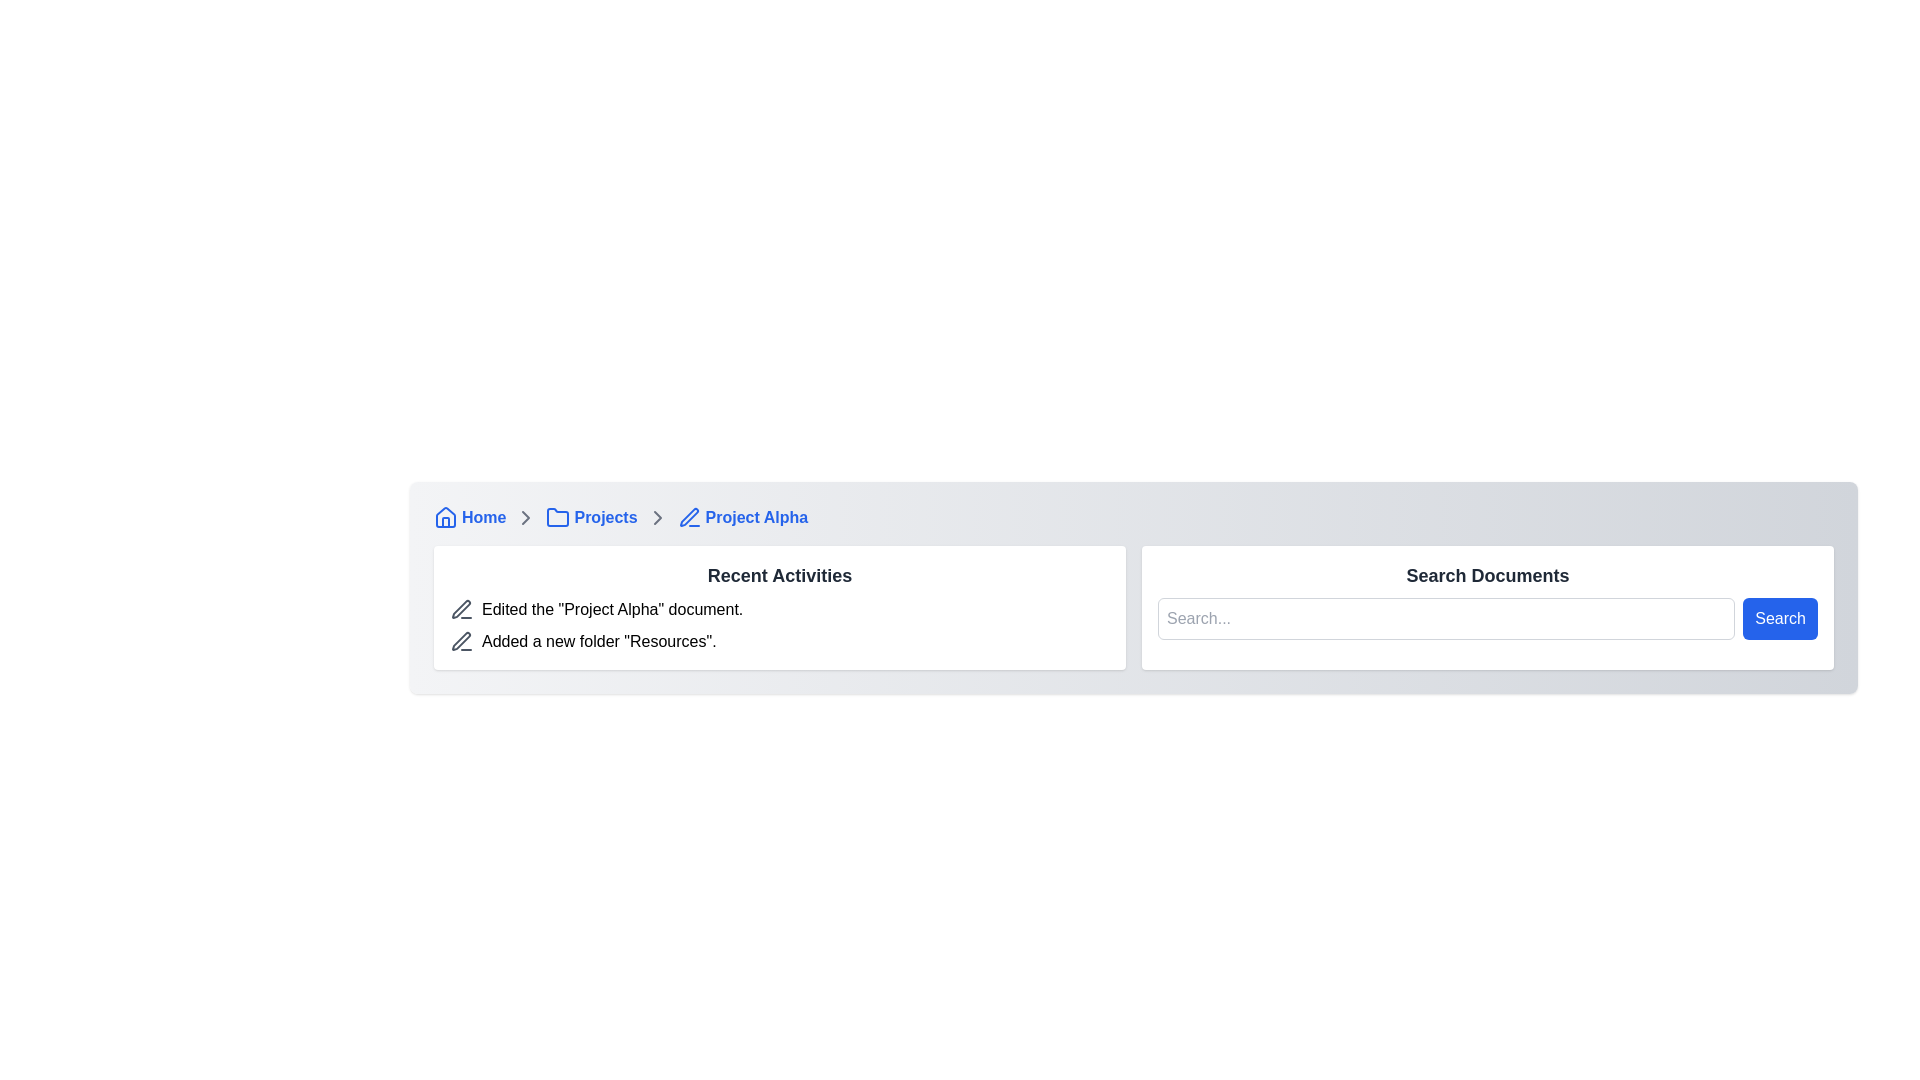 This screenshot has width=1920, height=1080. I want to click on the folder icon located in the breadcrumb navigation bar, immediately to the left of the 'Projects' text, so click(557, 516).